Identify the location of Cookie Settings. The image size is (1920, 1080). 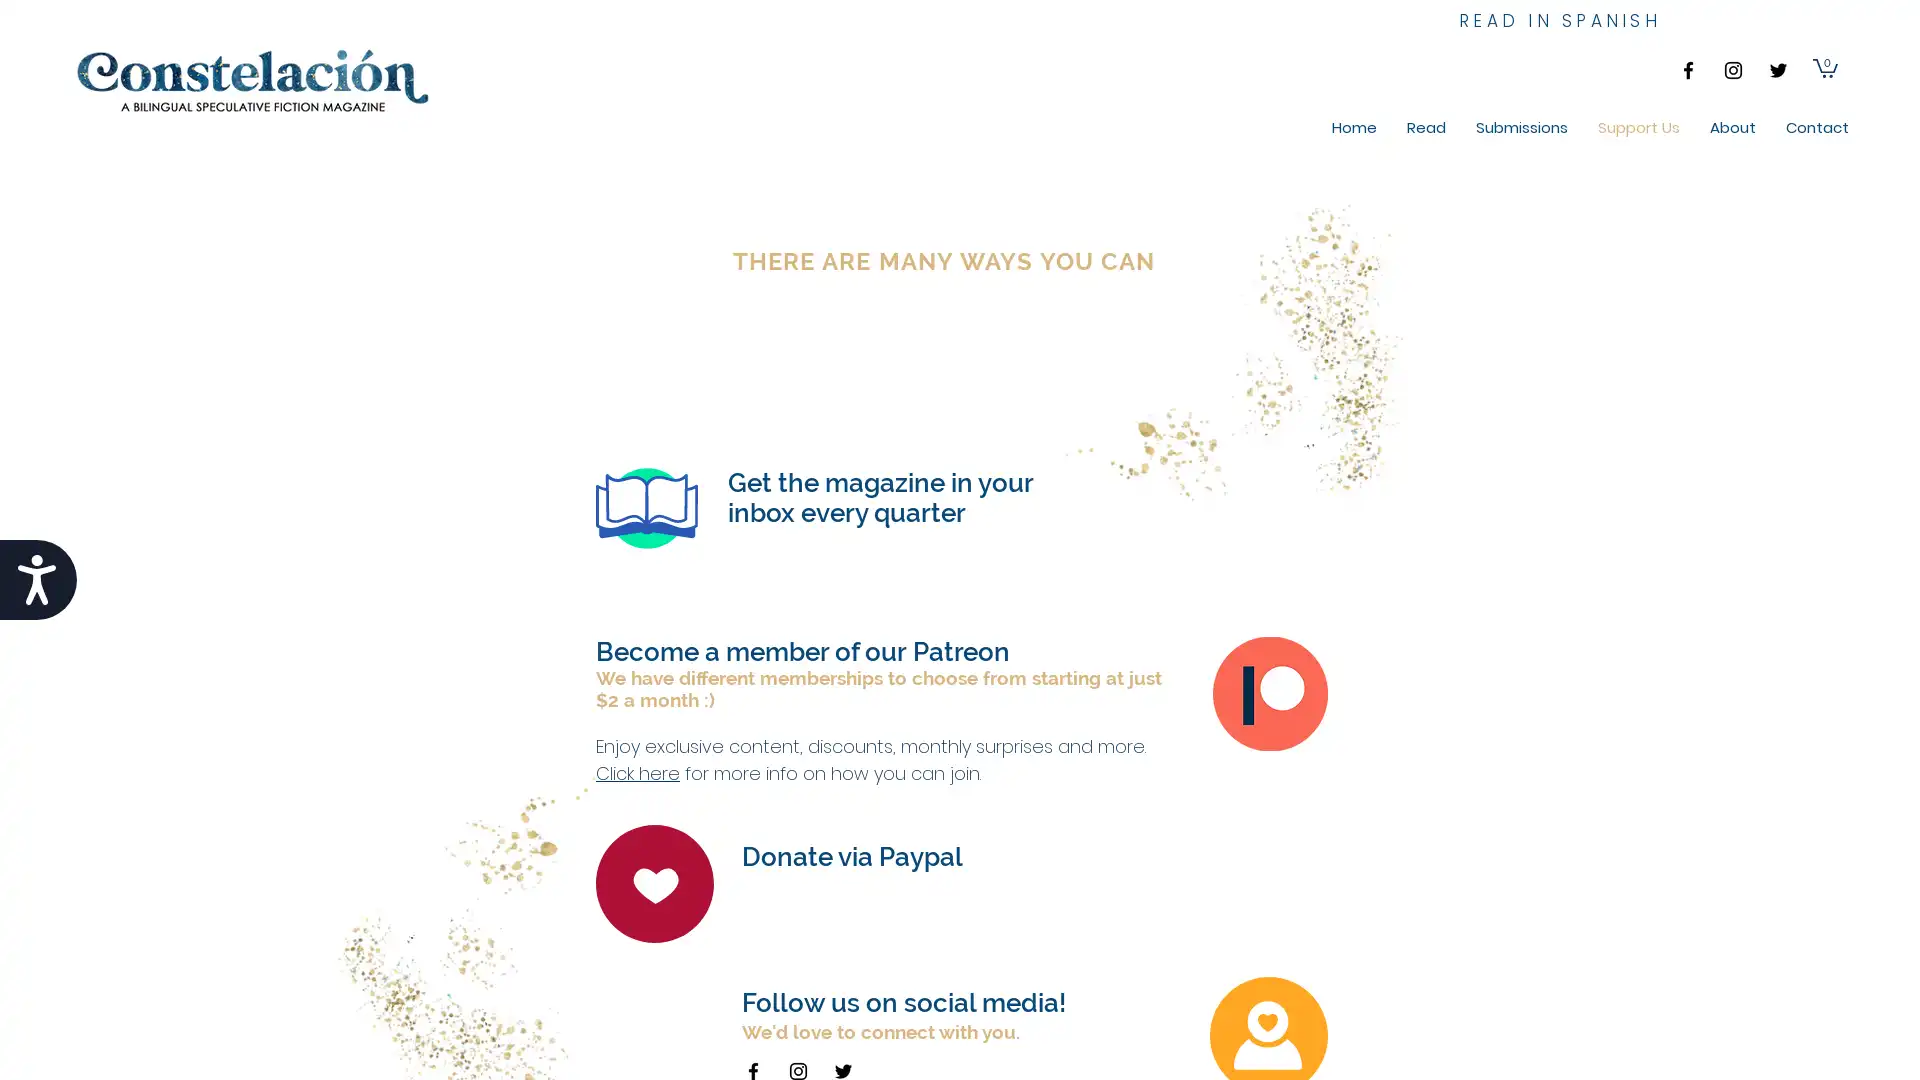
(1703, 1044).